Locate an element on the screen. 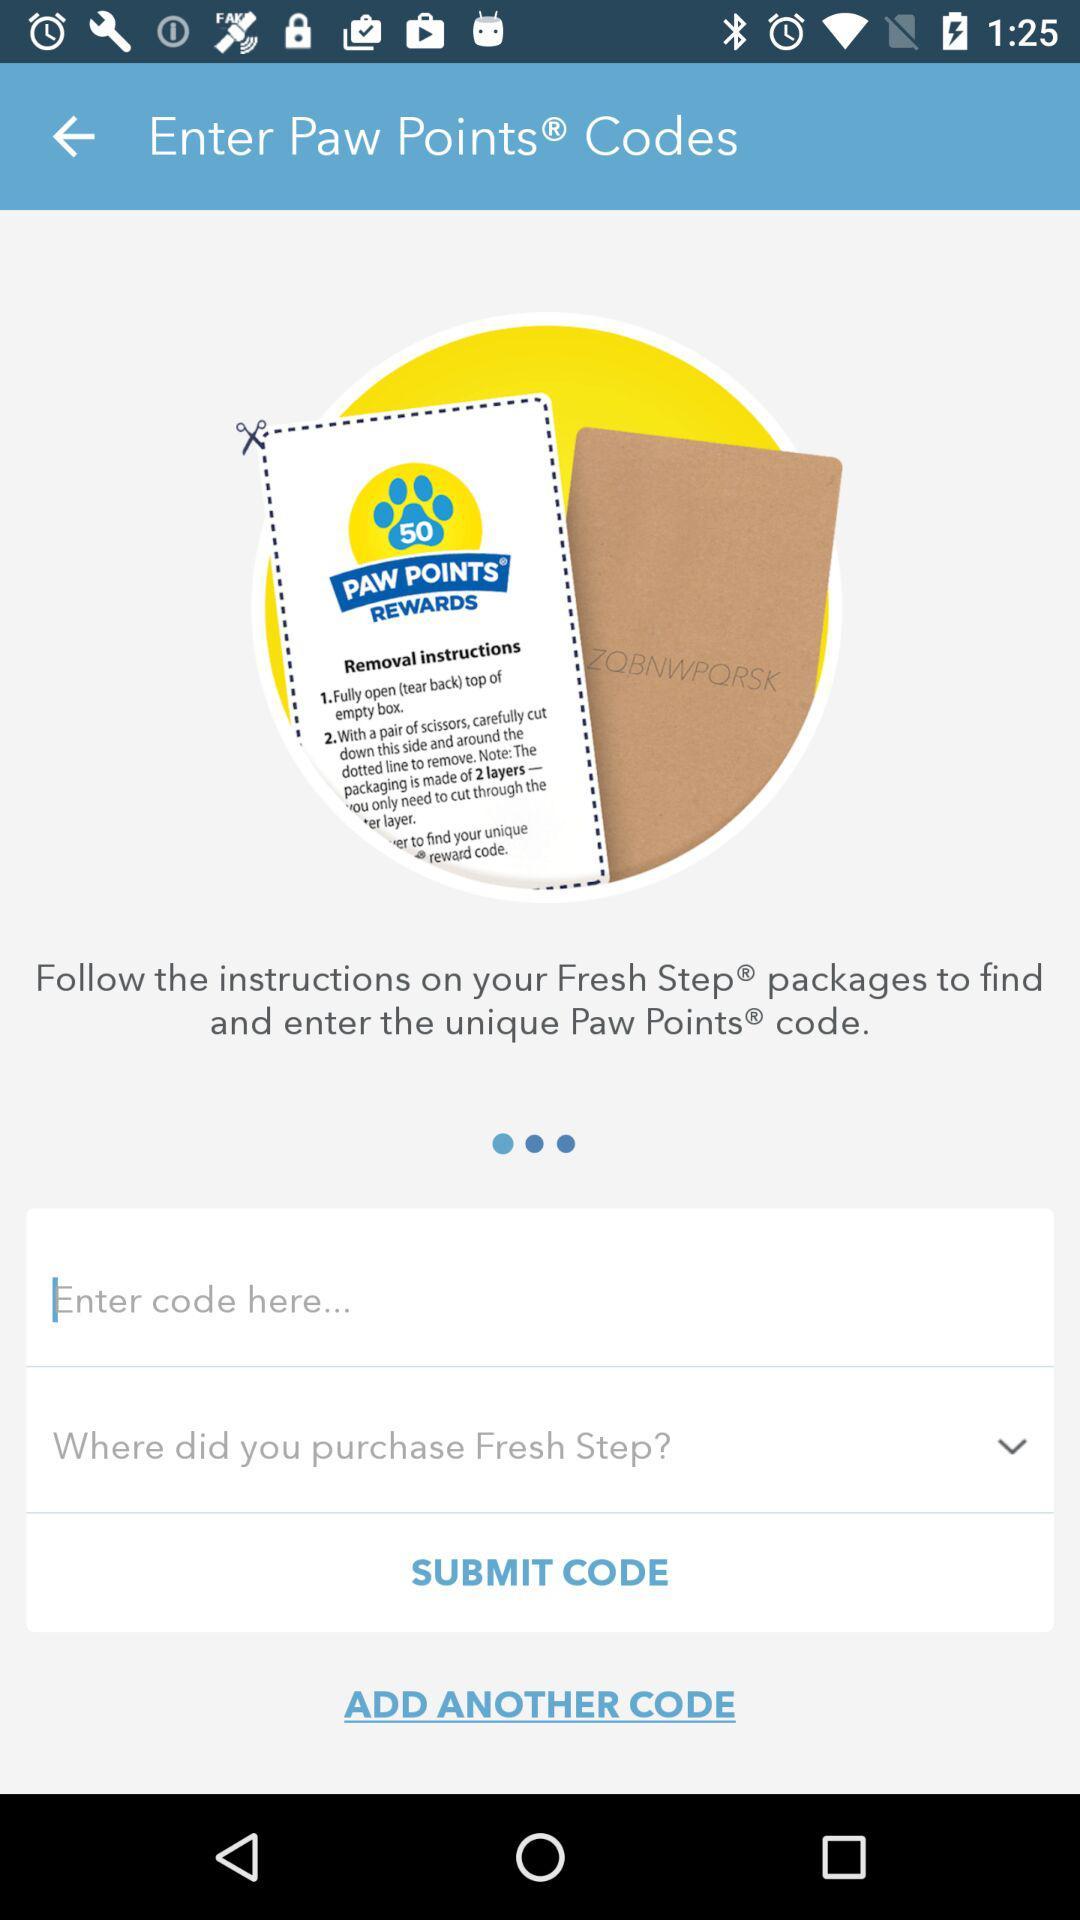 This screenshot has height=1920, width=1080. add another code item is located at coordinates (540, 1703).